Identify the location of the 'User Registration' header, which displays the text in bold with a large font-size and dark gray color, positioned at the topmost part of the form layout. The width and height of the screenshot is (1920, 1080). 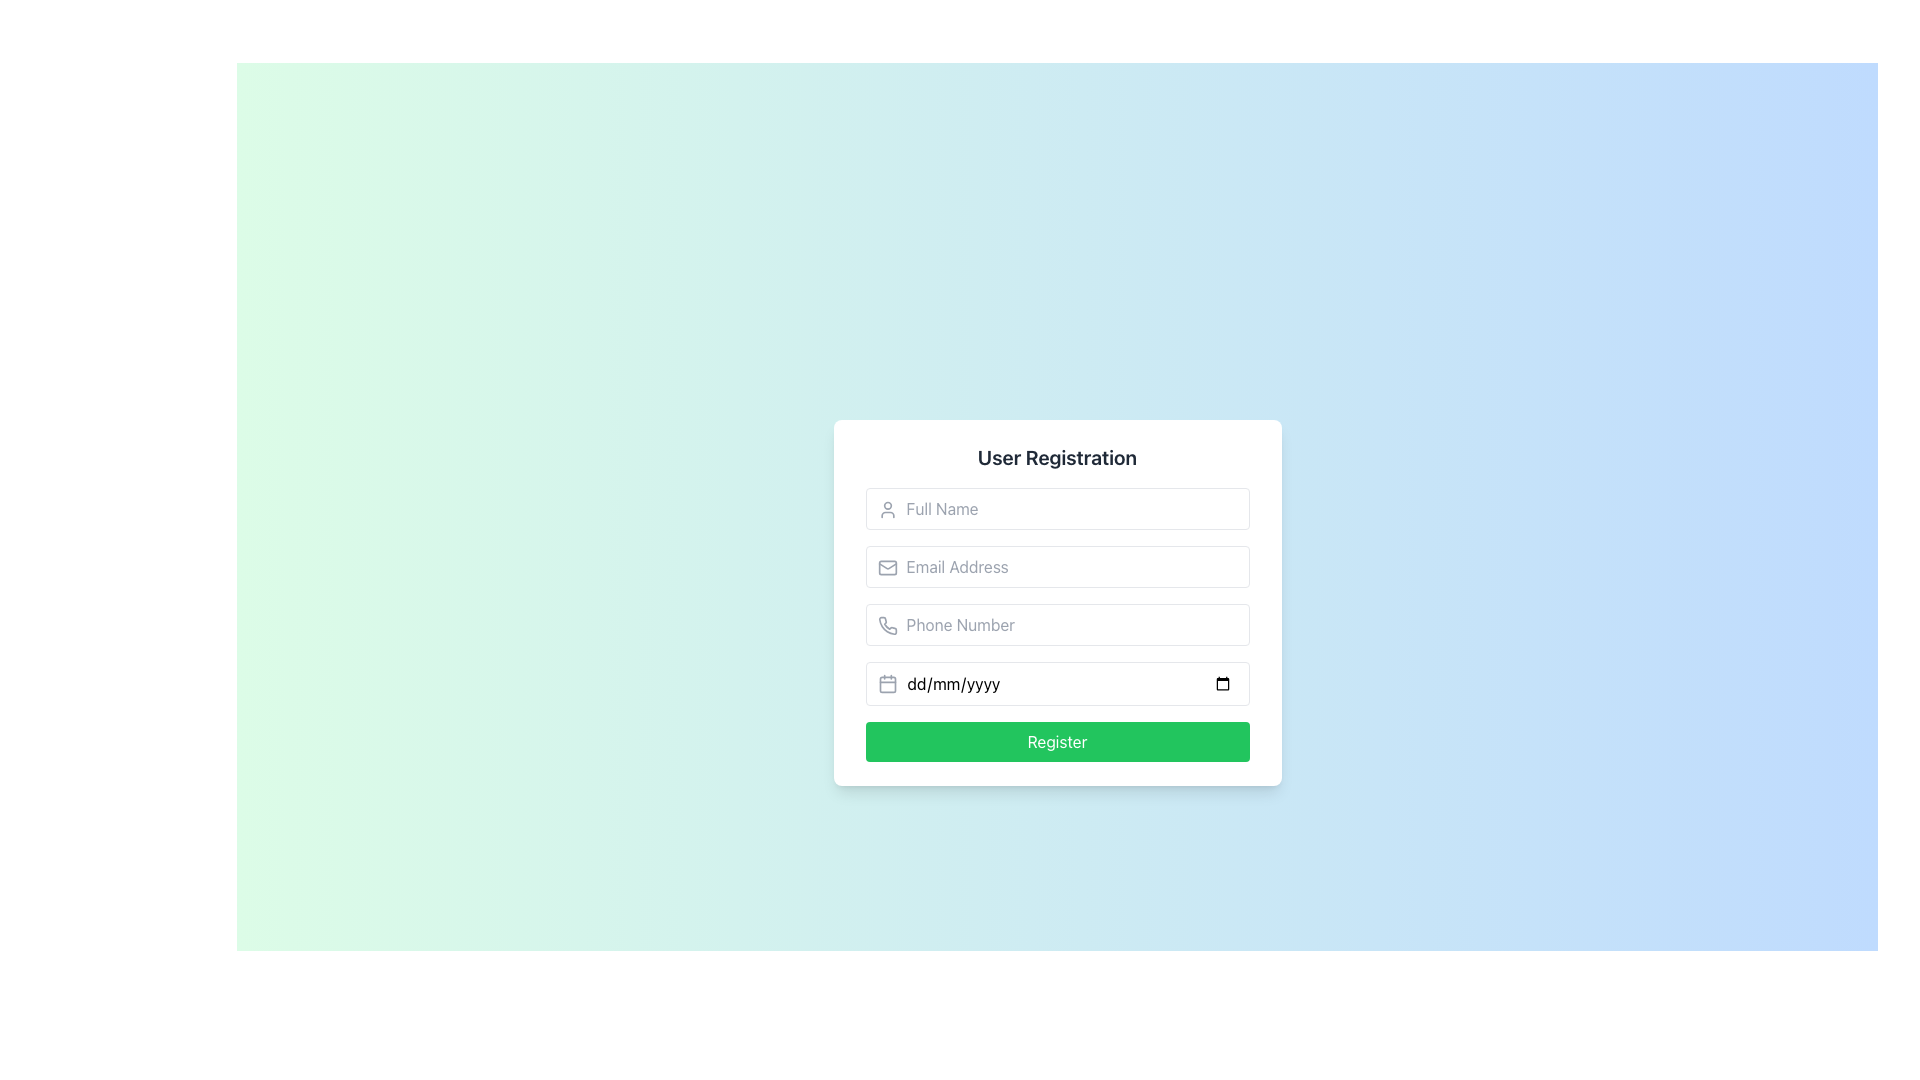
(1056, 458).